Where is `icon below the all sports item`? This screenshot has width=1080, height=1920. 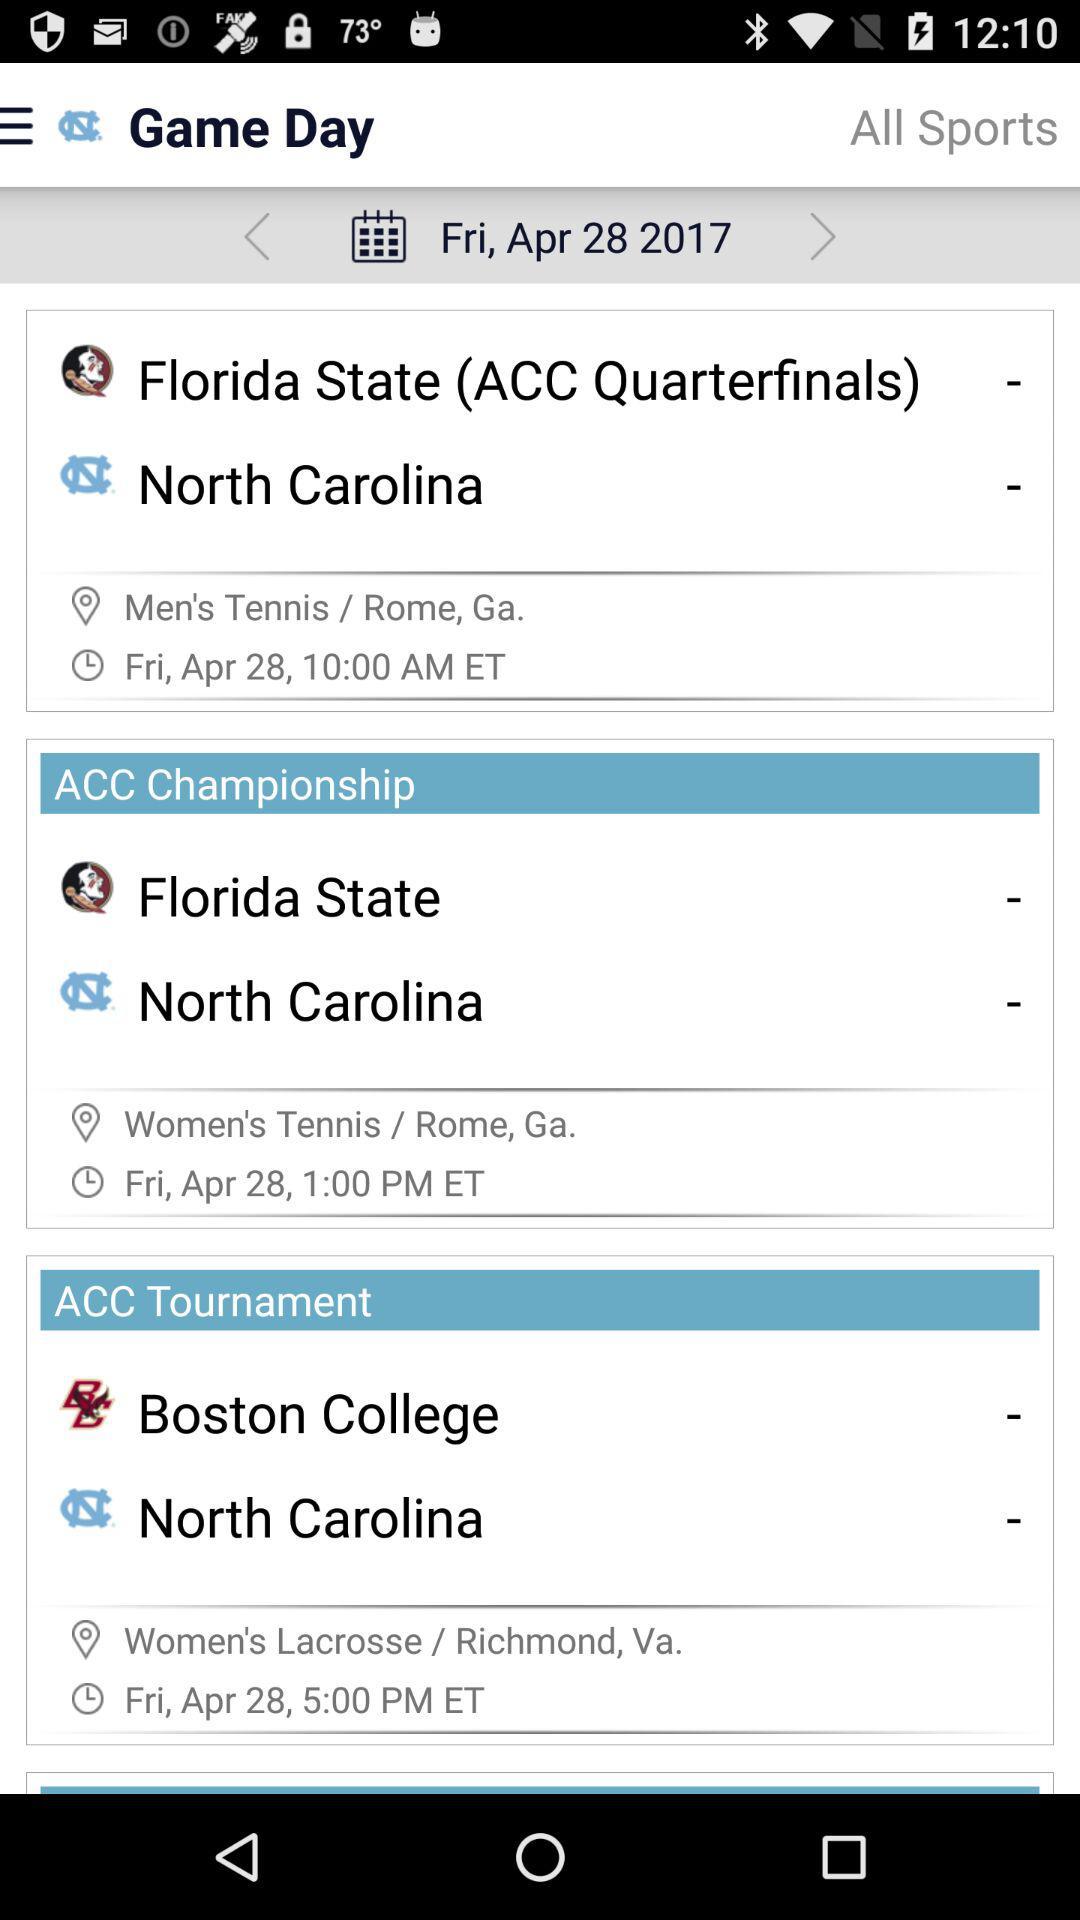
icon below the all sports item is located at coordinates (823, 236).